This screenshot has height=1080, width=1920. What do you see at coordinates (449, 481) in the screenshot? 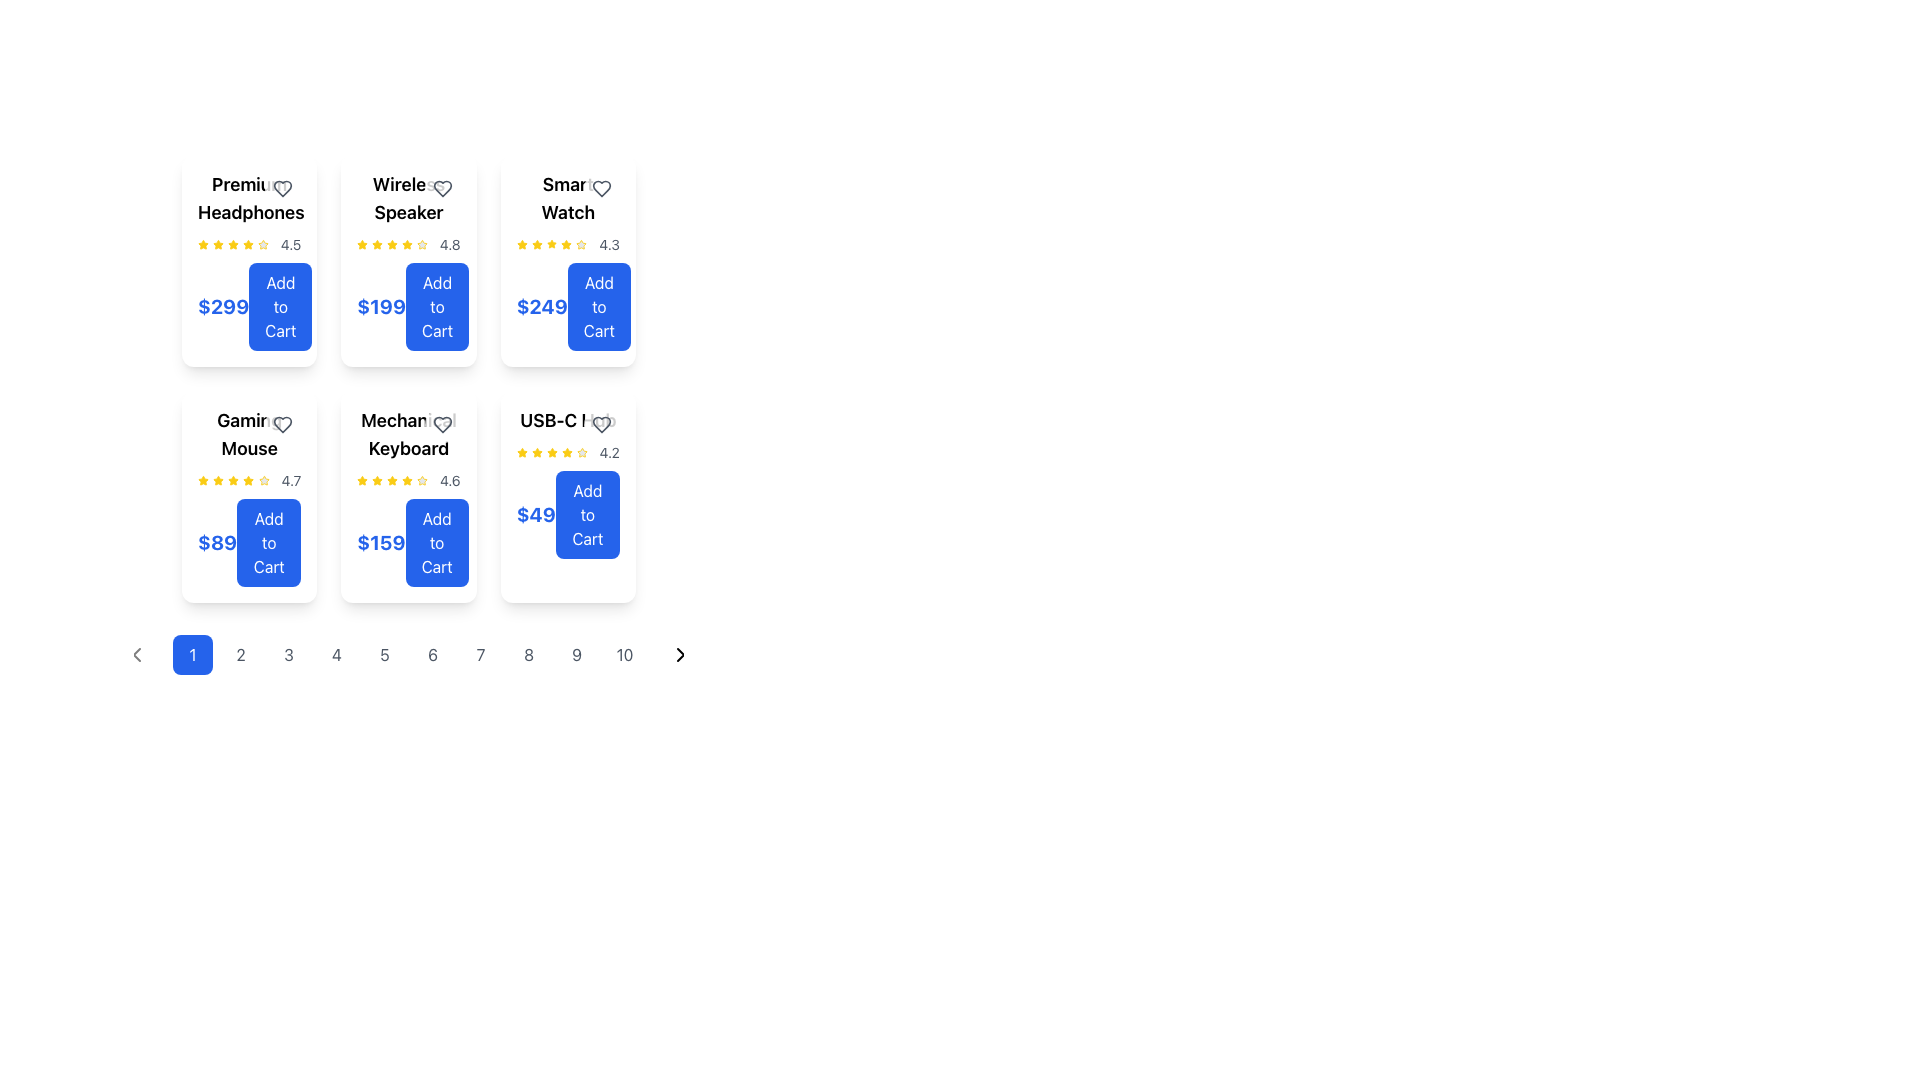
I see `the alignment of the average rating text label for the 'Mechanical Keyboard' product, which is located adjacent to the five-star icons` at bounding box center [449, 481].